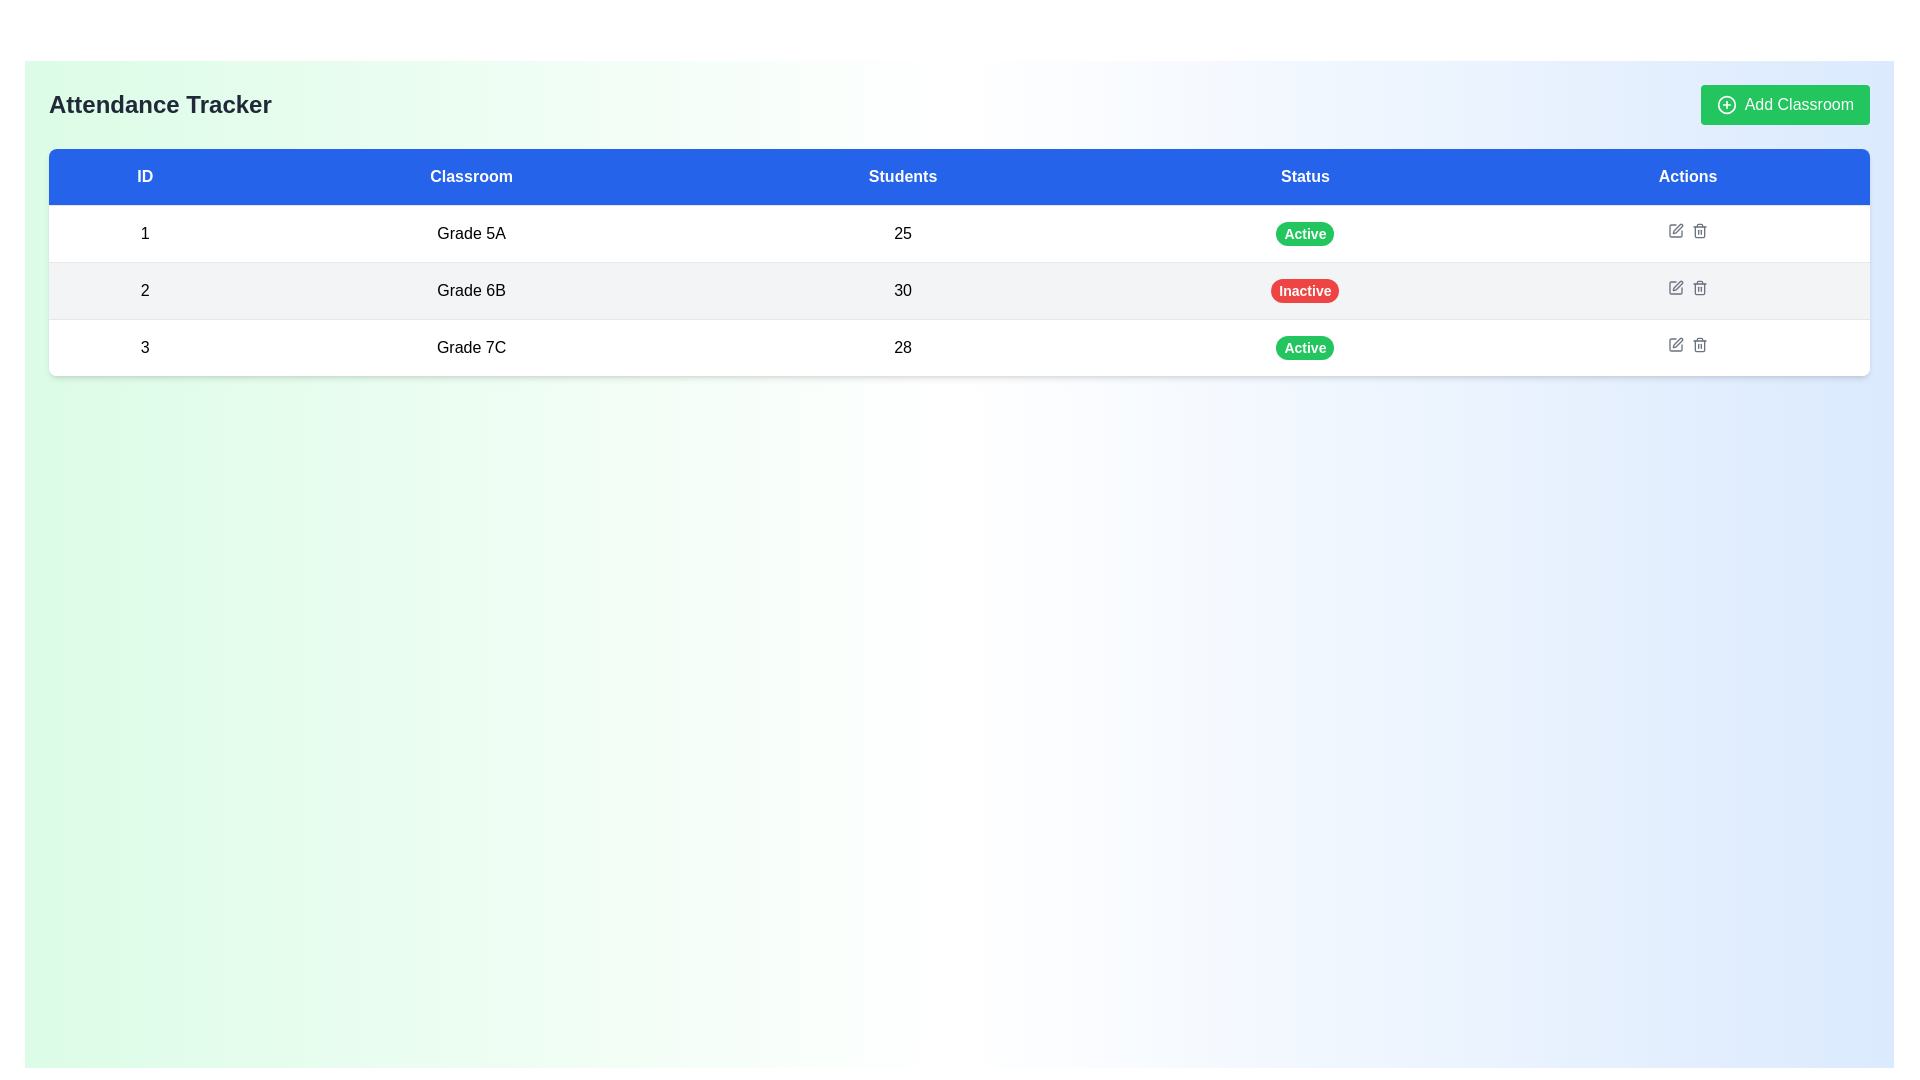 Image resolution: width=1920 pixels, height=1080 pixels. I want to click on the edit button represented by a small square icon with a pen symbol in the 'Actions' column of the table for the 'Grade 6B' classroom, so click(1675, 288).